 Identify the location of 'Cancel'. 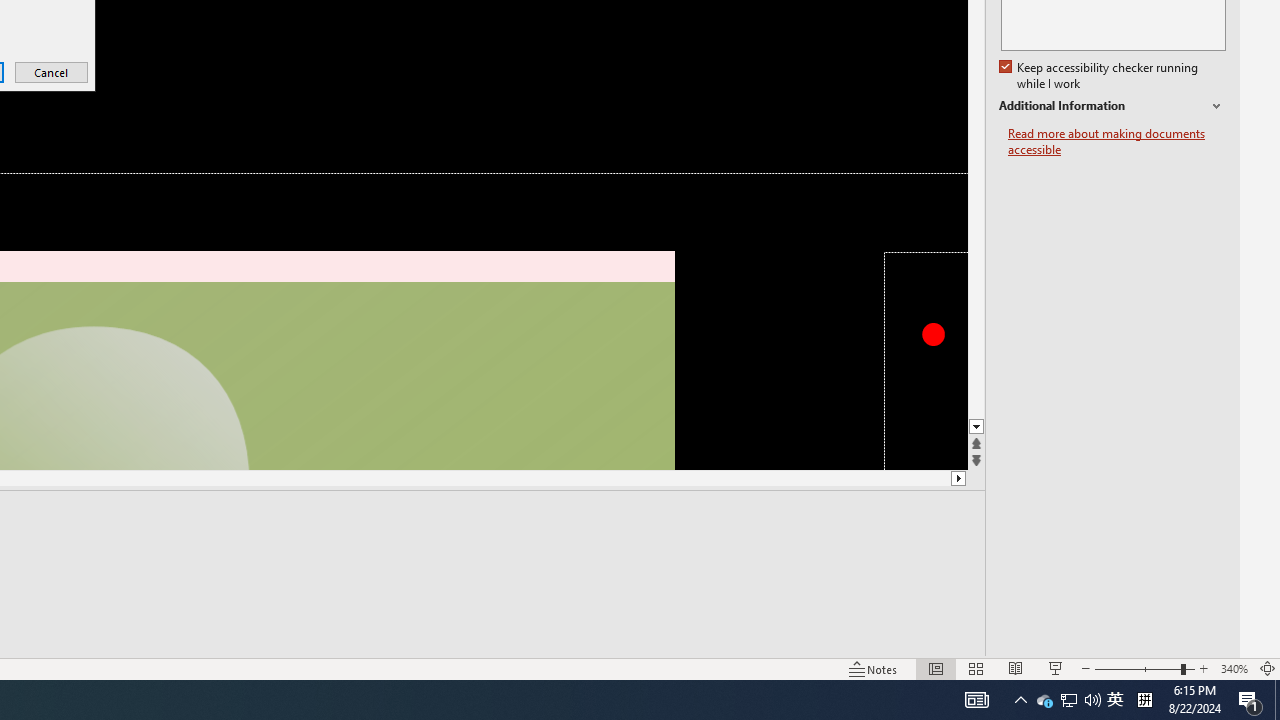
(51, 71).